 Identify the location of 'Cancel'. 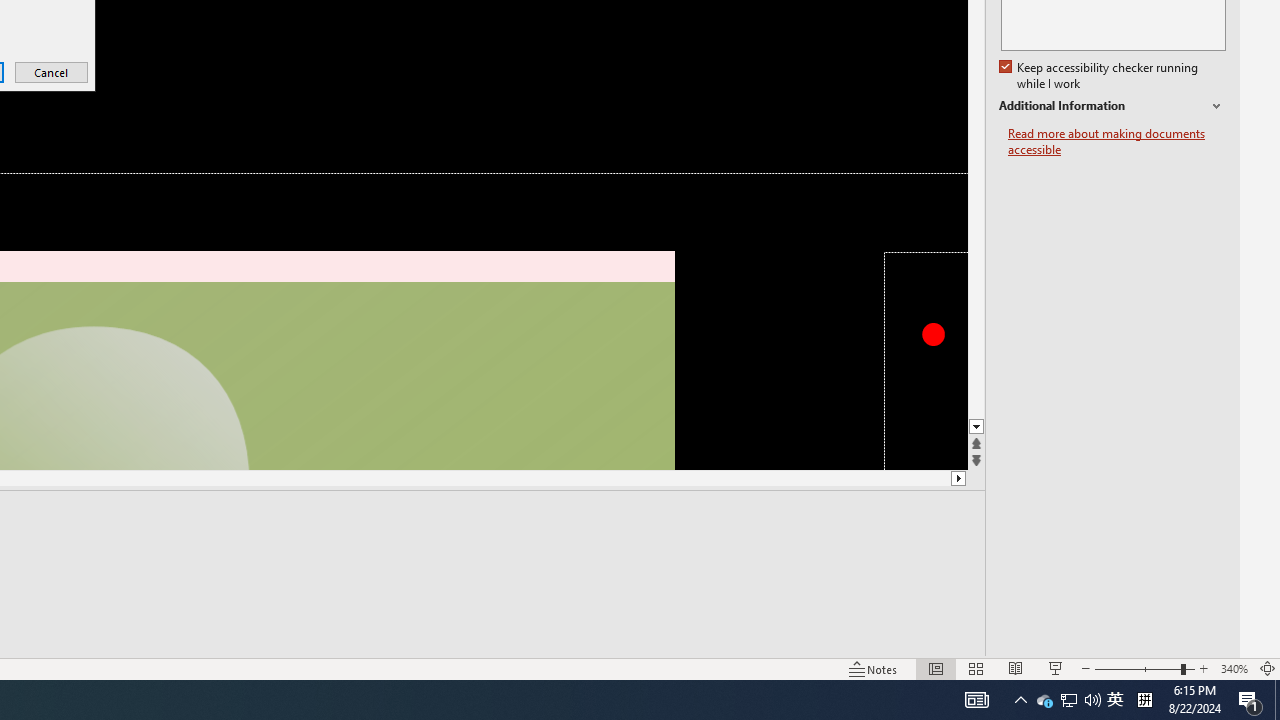
(51, 71).